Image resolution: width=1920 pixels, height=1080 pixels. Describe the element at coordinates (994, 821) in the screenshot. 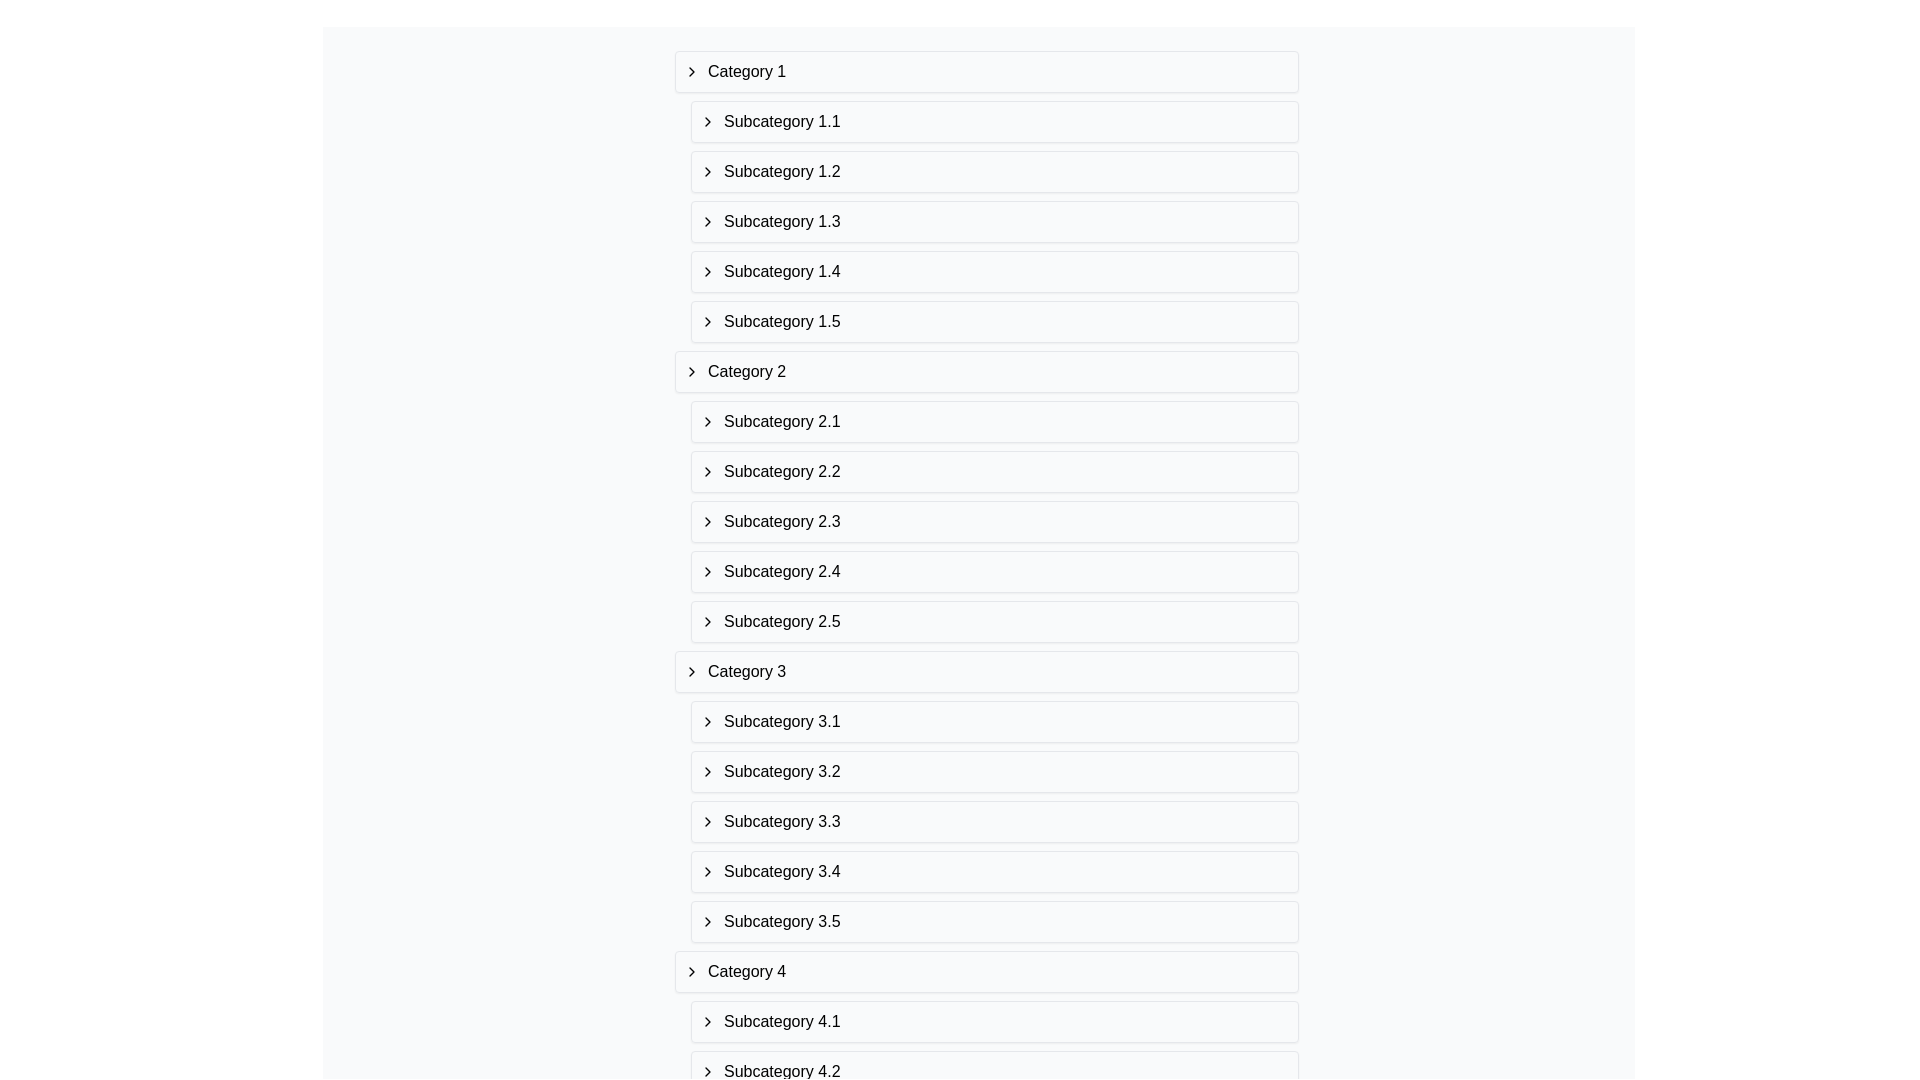

I see `the 'Subcategory 3.3' Collapsible List Item` at that location.